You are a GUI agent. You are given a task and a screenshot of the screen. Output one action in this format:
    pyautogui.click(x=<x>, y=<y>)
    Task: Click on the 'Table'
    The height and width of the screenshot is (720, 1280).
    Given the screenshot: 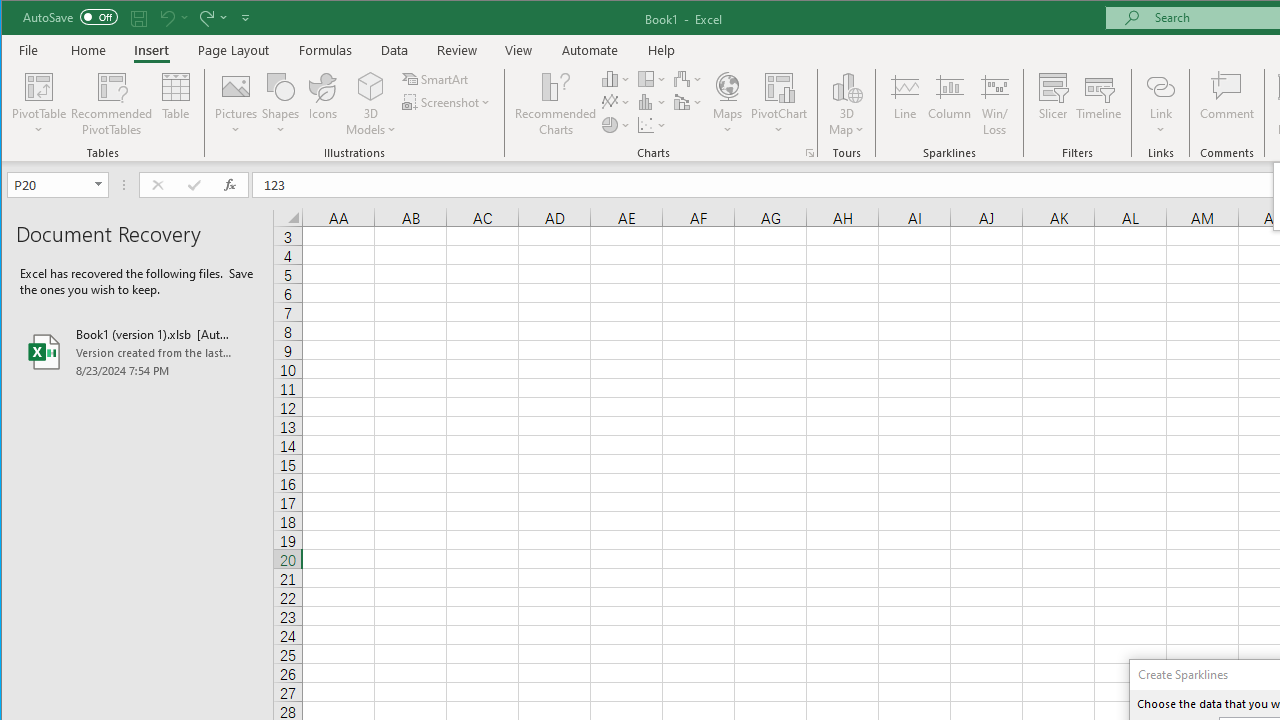 What is the action you would take?
    pyautogui.click(x=176, y=104)
    